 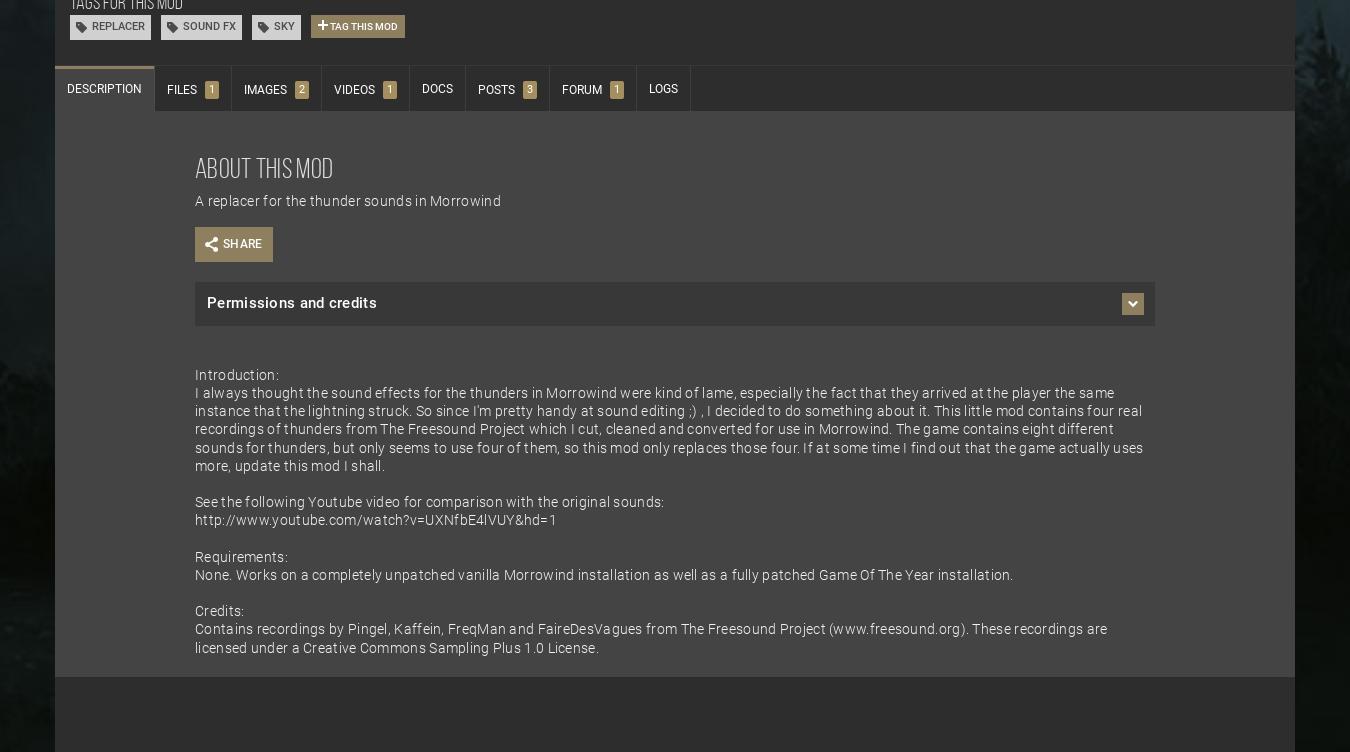 What do you see at coordinates (581, 90) in the screenshot?
I see `'Forum'` at bounding box center [581, 90].